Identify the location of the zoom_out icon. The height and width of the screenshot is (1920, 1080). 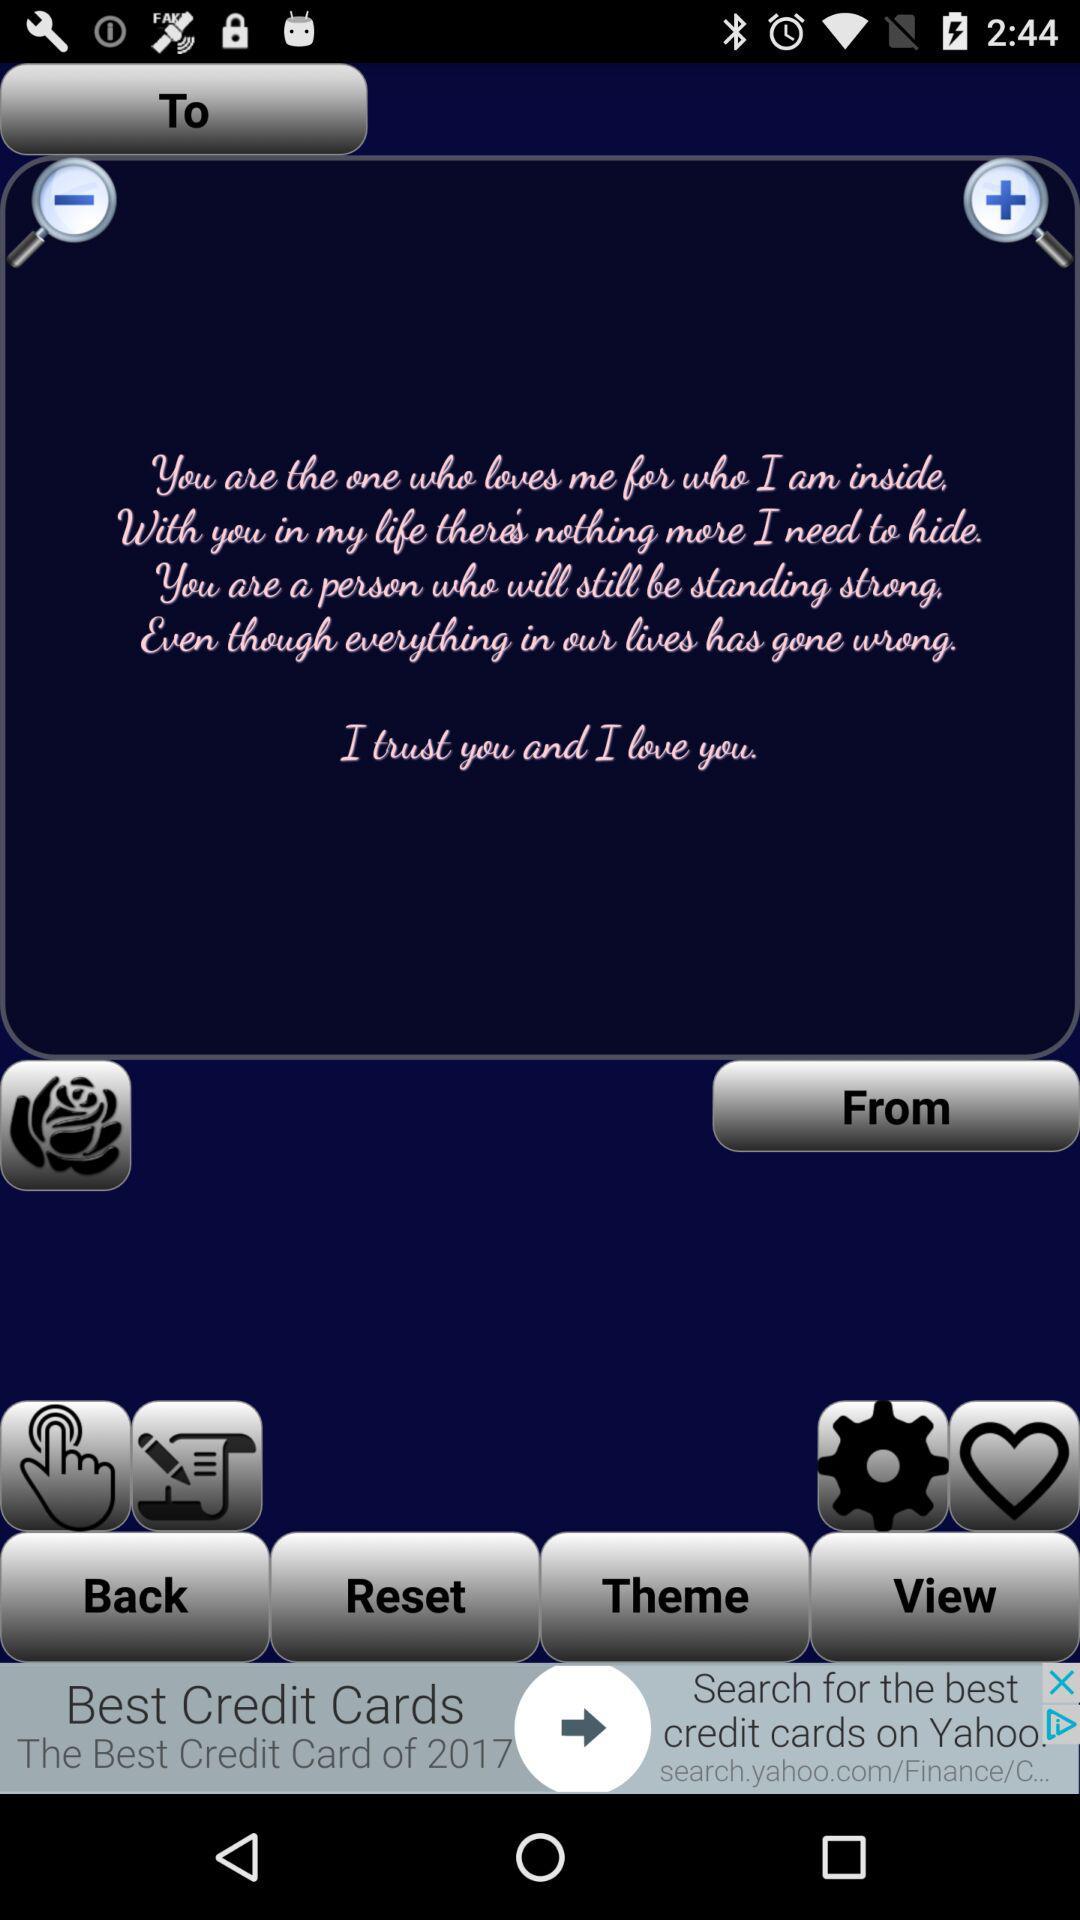
(58, 229).